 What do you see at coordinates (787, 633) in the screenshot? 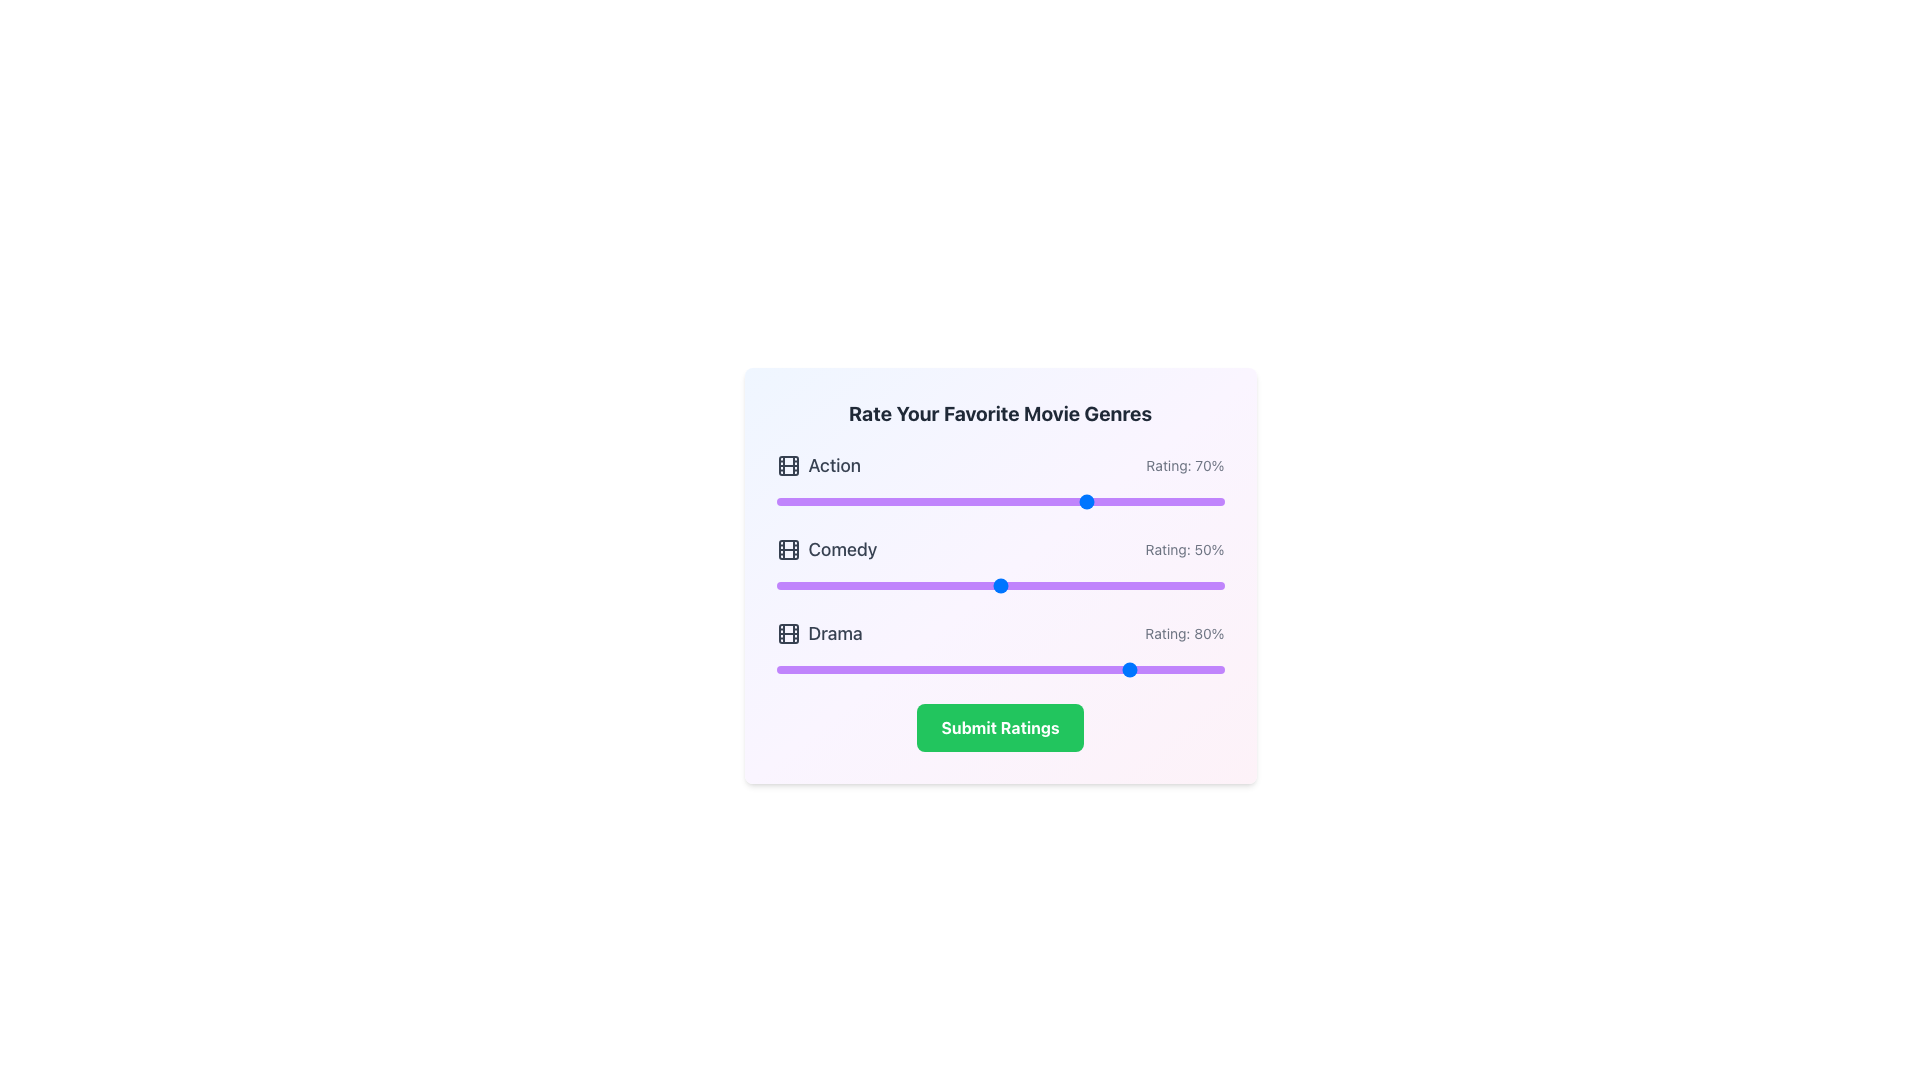
I see `the 'Drama' genre icon, which visually represents the genre within the rating interface and is aligned with other genre icons in the grid` at bounding box center [787, 633].